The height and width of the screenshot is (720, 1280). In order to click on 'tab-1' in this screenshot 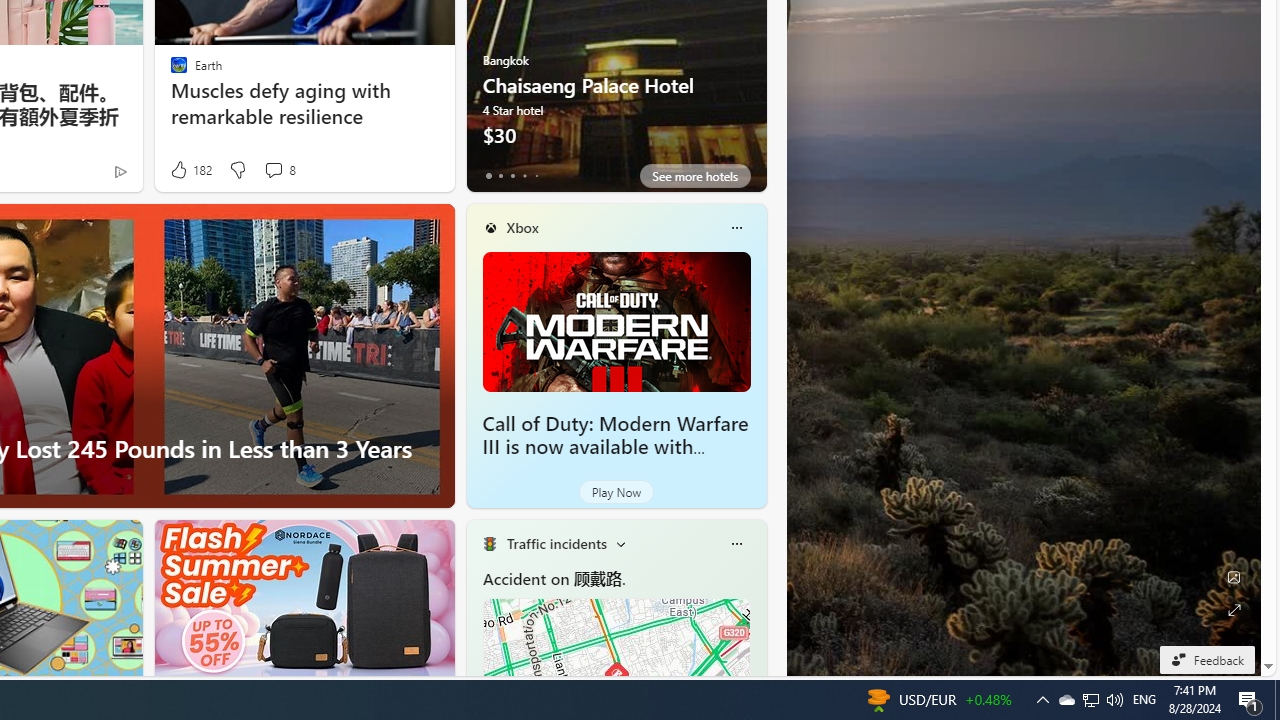, I will do `click(500, 175)`.